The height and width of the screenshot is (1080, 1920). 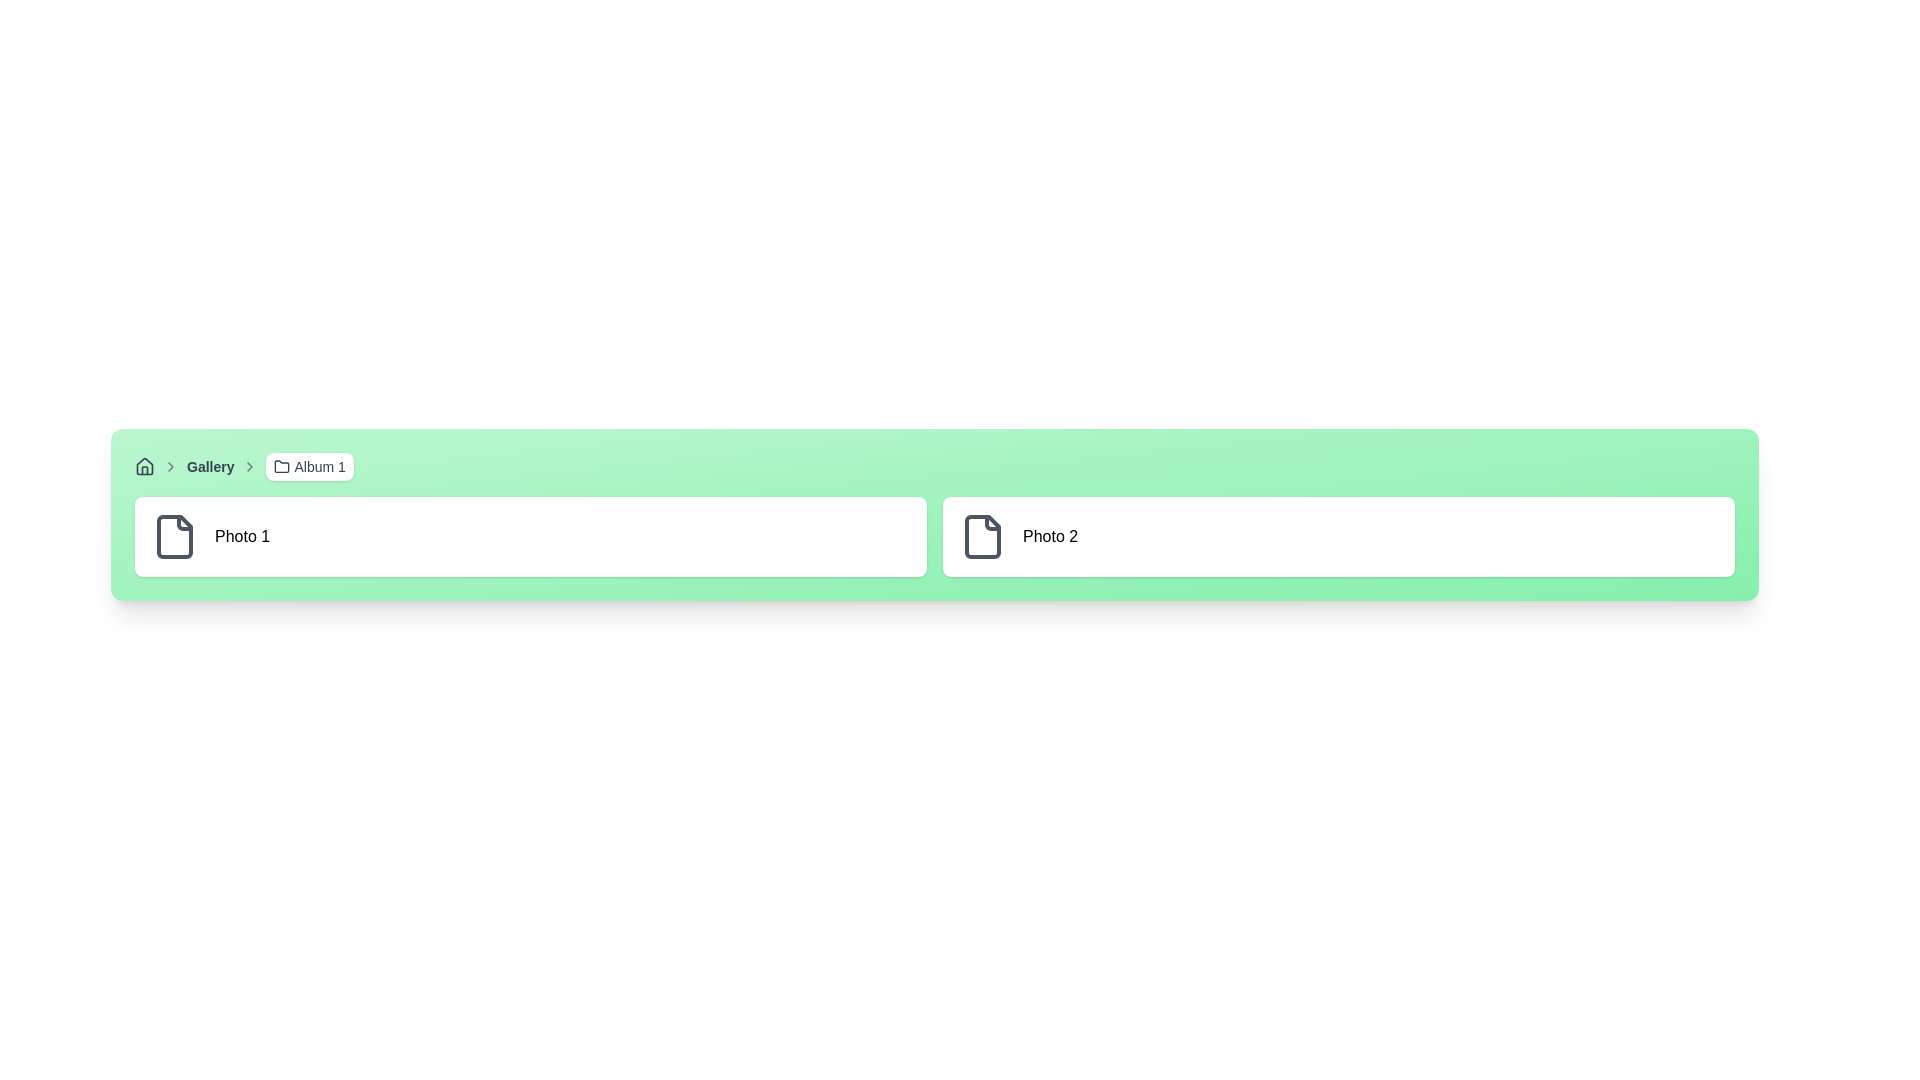 What do you see at coordinates (993, 522) in the screenshot?
I see `the Decorative icon component located in the top-right corner of the document icon labeled 'Photo 2', which is situated in the right panel of the interface` at bounding box center [993, 522].